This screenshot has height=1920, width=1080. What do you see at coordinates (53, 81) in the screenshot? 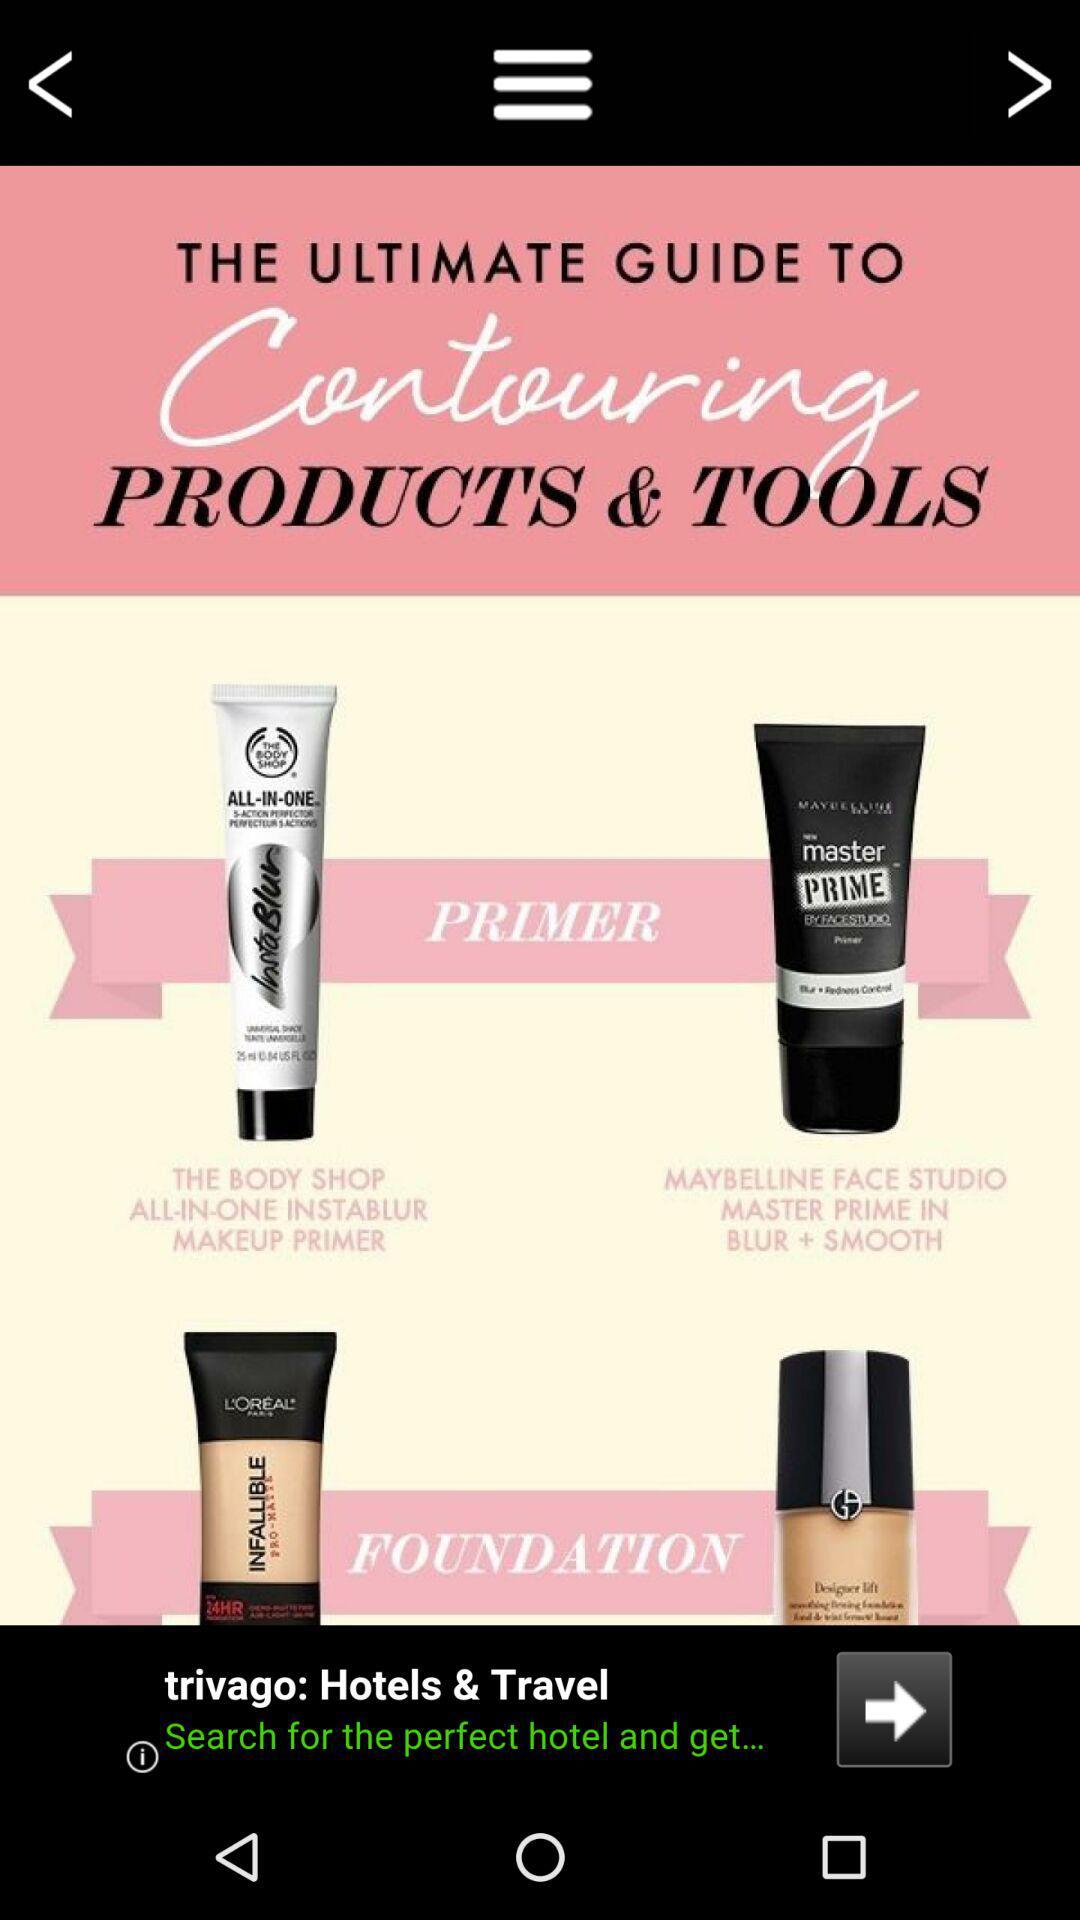
I see `previous page` at bounding box center [53, 81].